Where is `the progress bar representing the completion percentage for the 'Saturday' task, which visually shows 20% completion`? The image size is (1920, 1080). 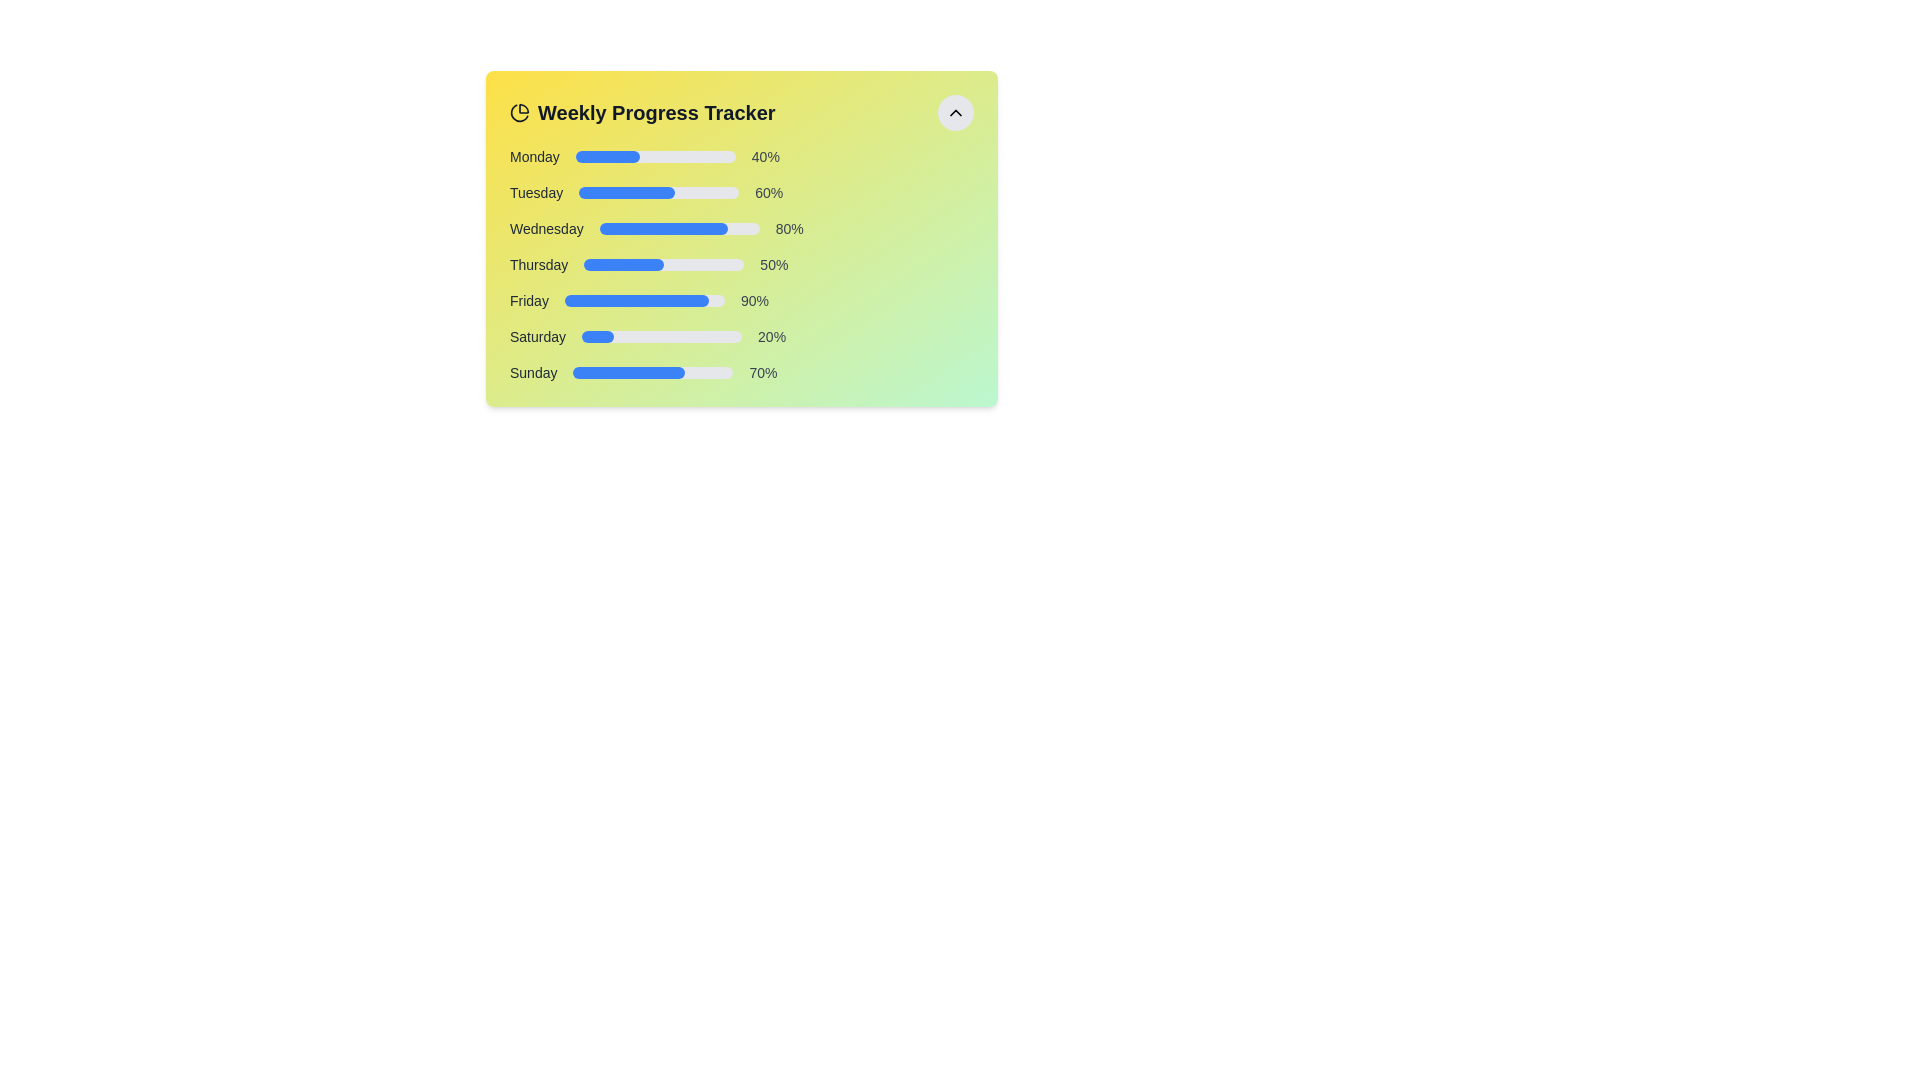 the progress bar representing the completion percentage for the 'Saturday' task, which visually shows 20% completion is located at coordinates (662, 335).